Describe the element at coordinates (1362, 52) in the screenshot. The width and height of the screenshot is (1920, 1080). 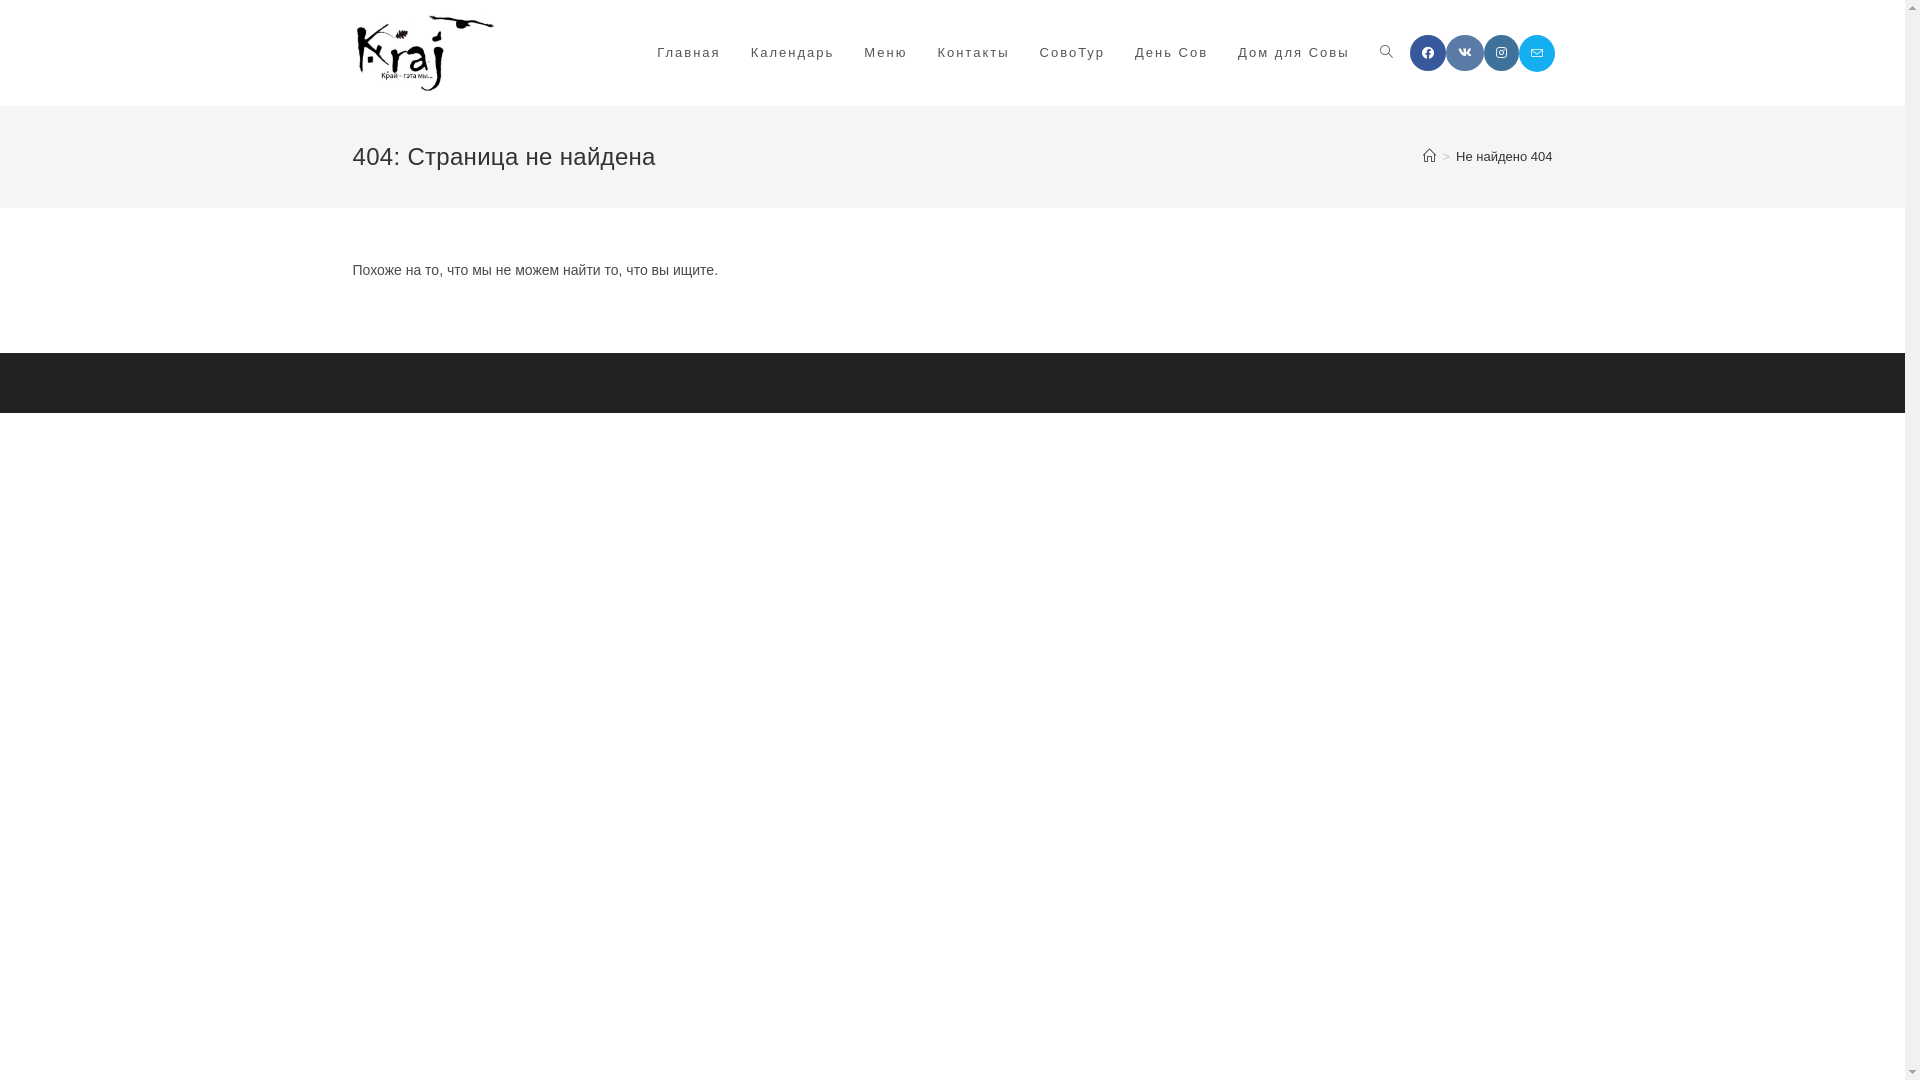
I see `'Toggle website search'` at that location.